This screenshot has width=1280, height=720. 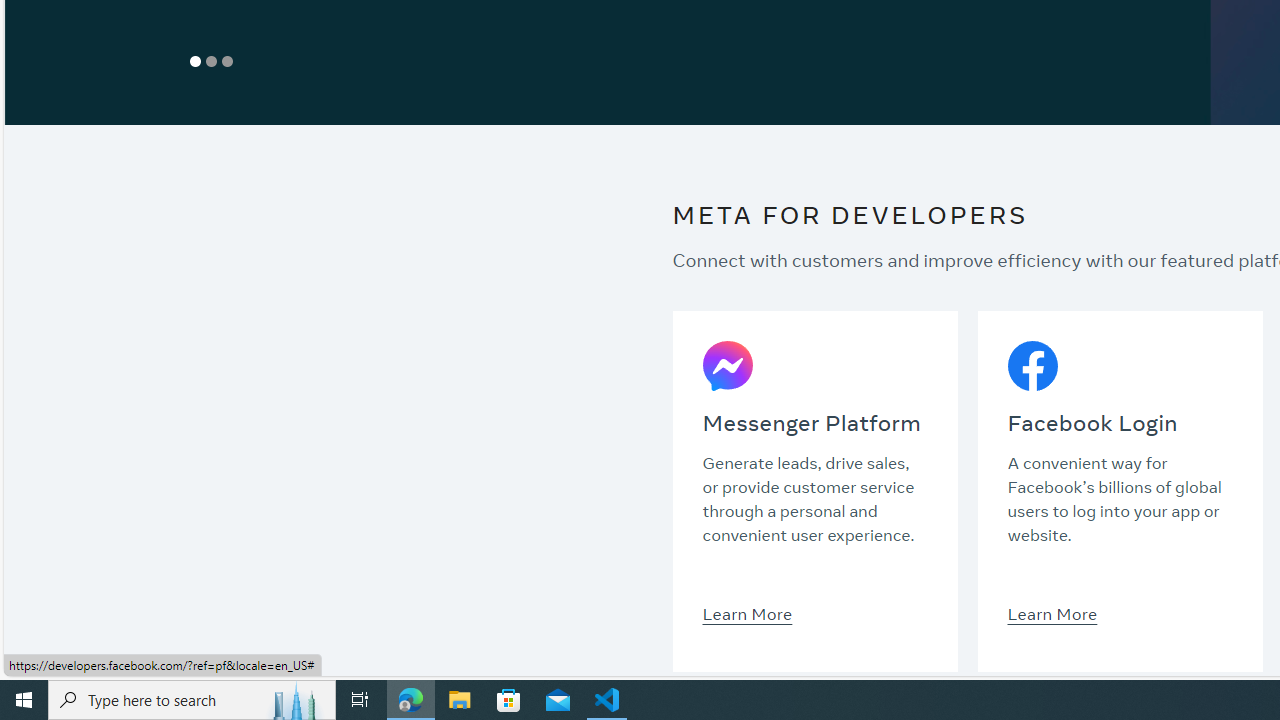 What do you see at coordinates (211, 60) in the screenshot?
I see `'Show Slide 2'` at bounding box center [211, 60].